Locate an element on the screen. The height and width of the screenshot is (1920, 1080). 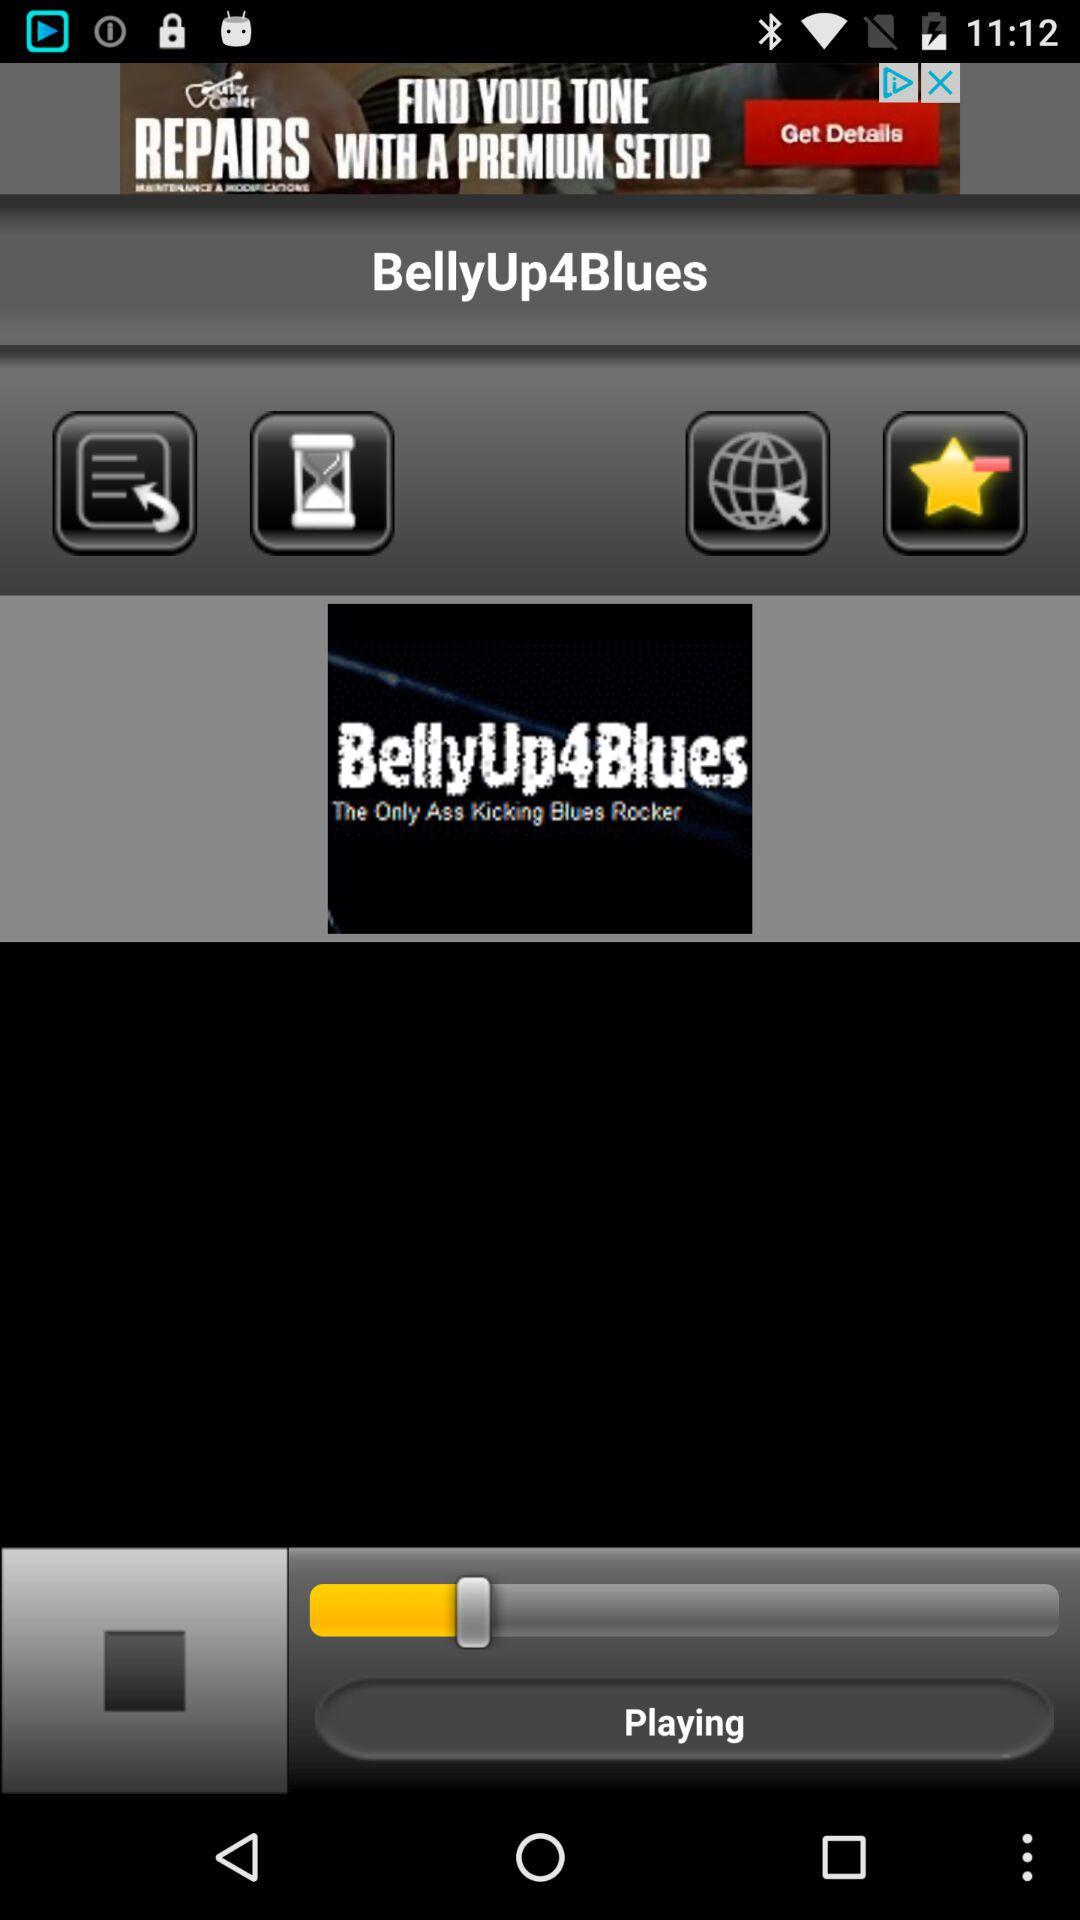
the wallpaper icon is located at coordinates (321, 517).